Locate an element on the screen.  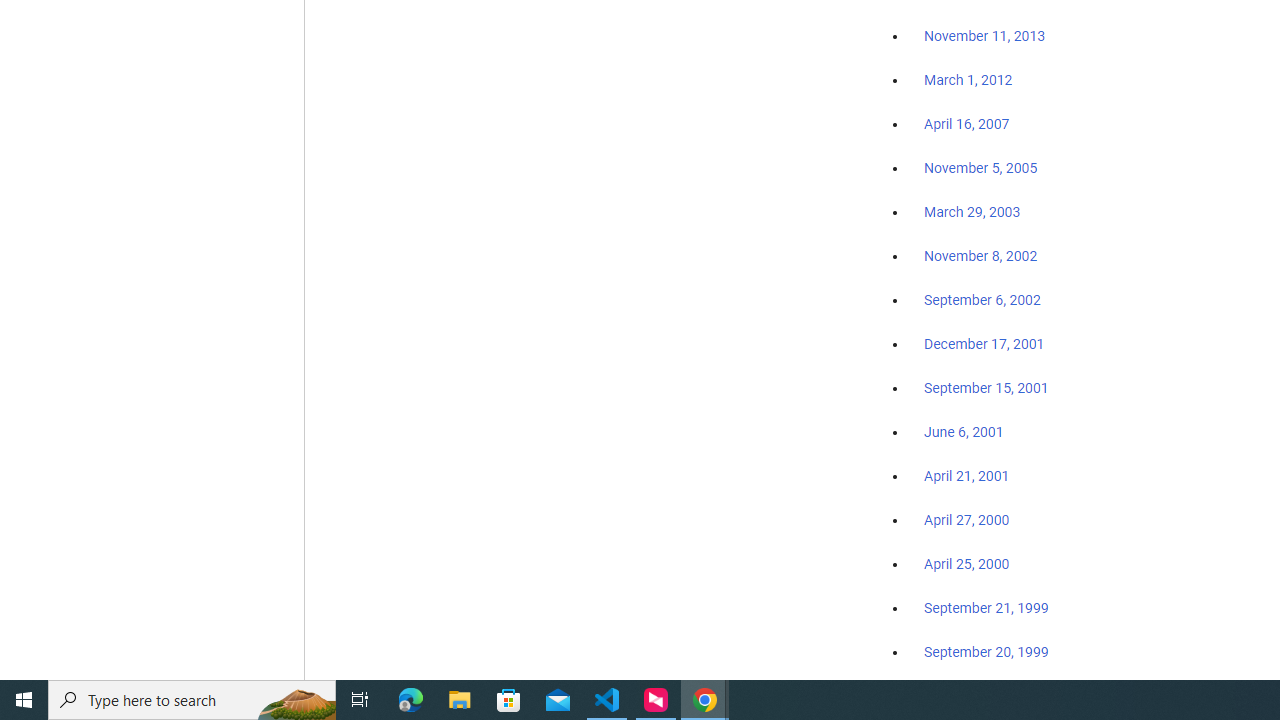
'April 16, 2007' is located at coordinates (967, 124).